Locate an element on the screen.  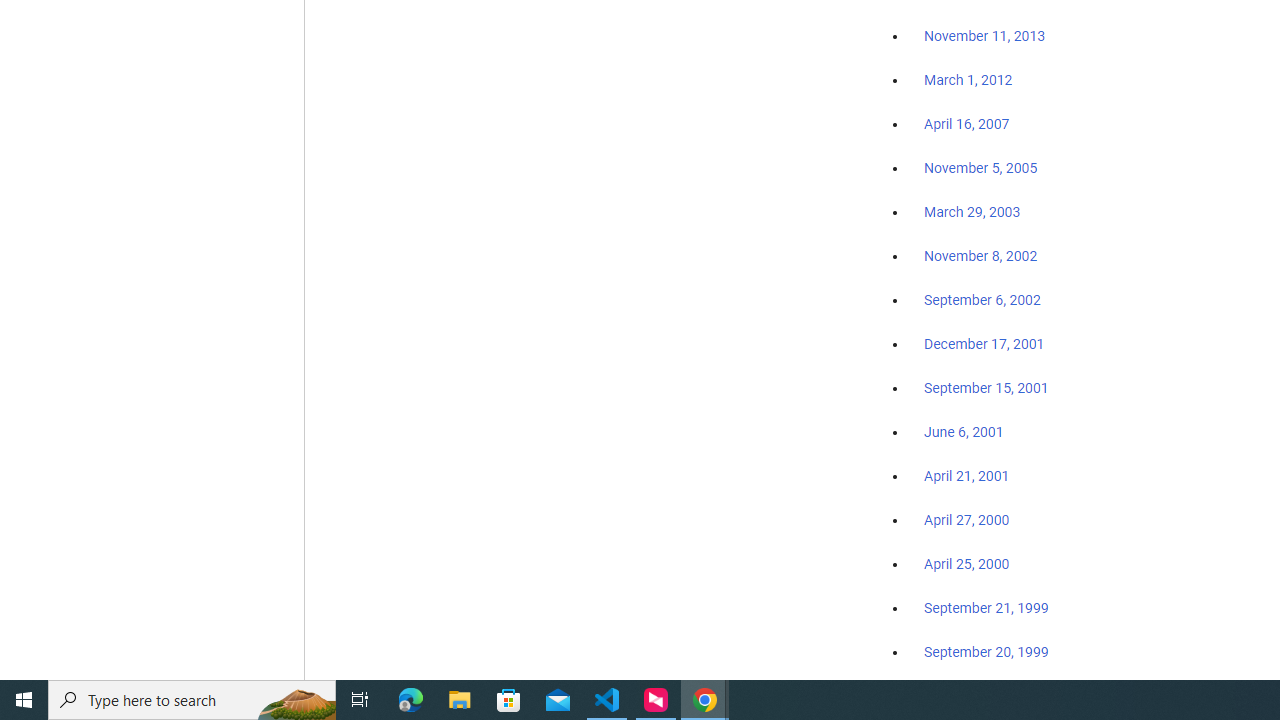
'April 16, 2007' is located at coordinates (967, 124).